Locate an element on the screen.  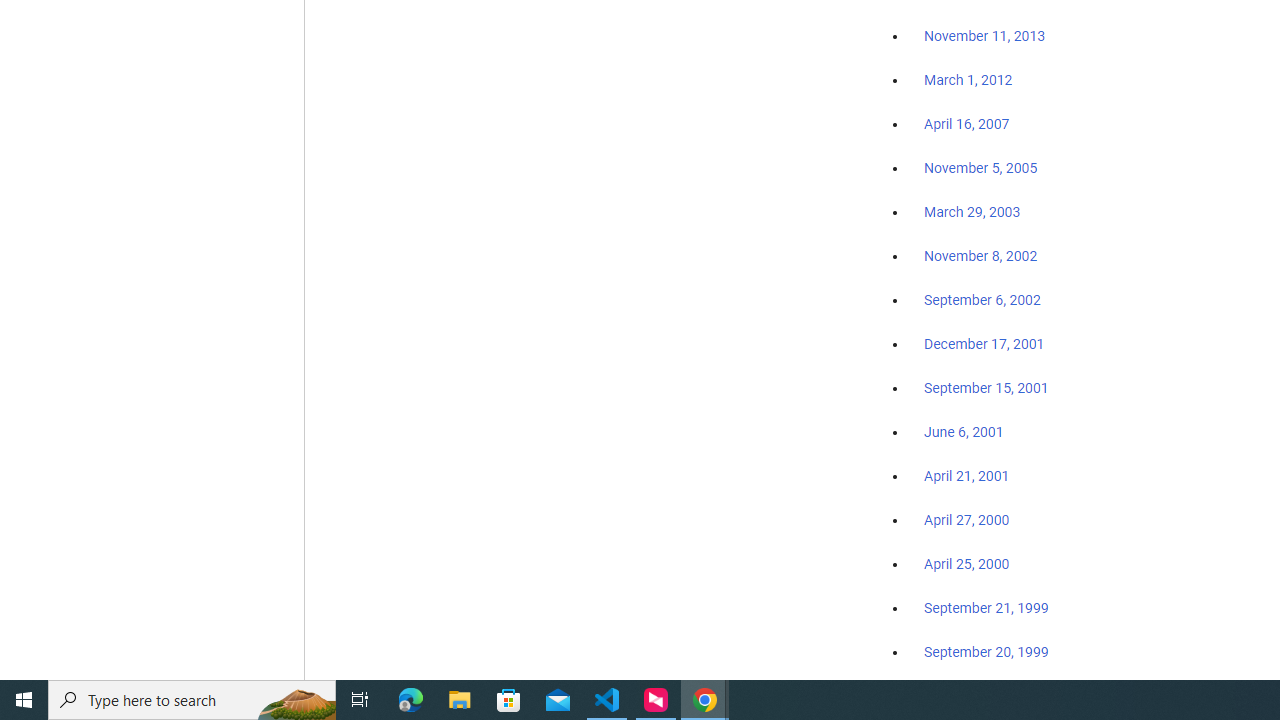
'April 16, 2007' is located at coordinates (967, 124).